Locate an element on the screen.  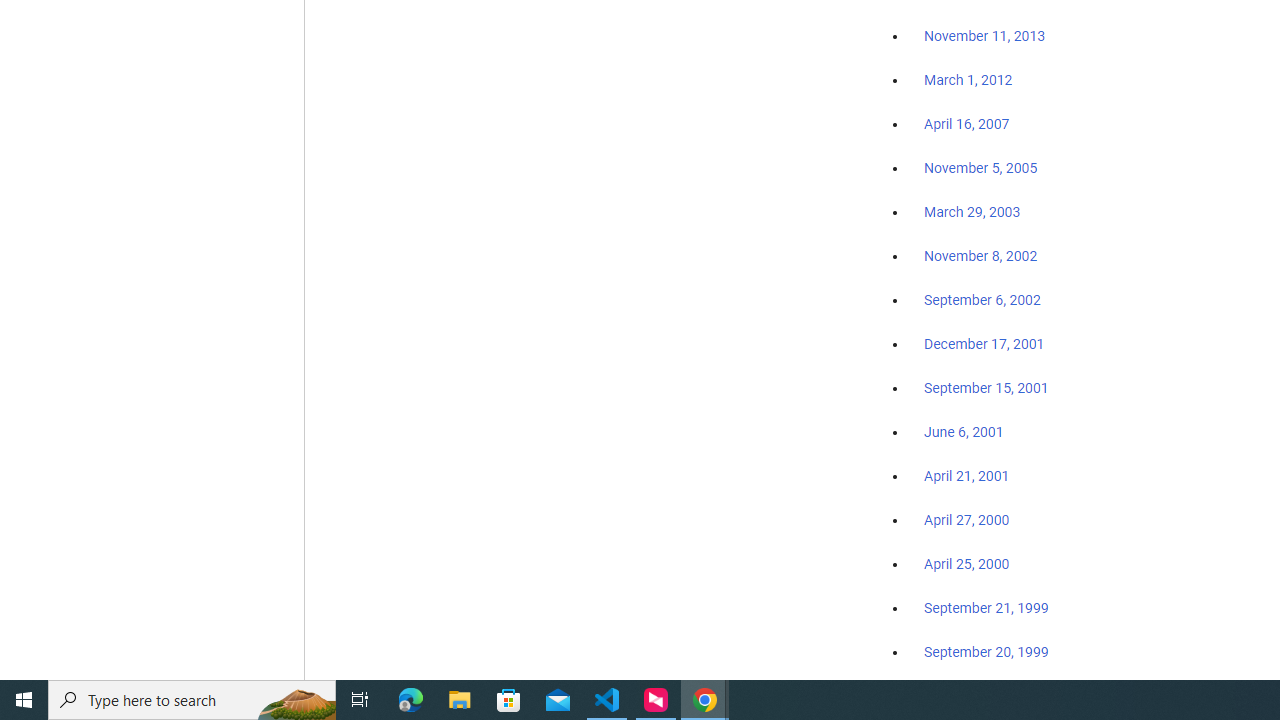
'April 16, 2007' is located at coordinates (967, 124).